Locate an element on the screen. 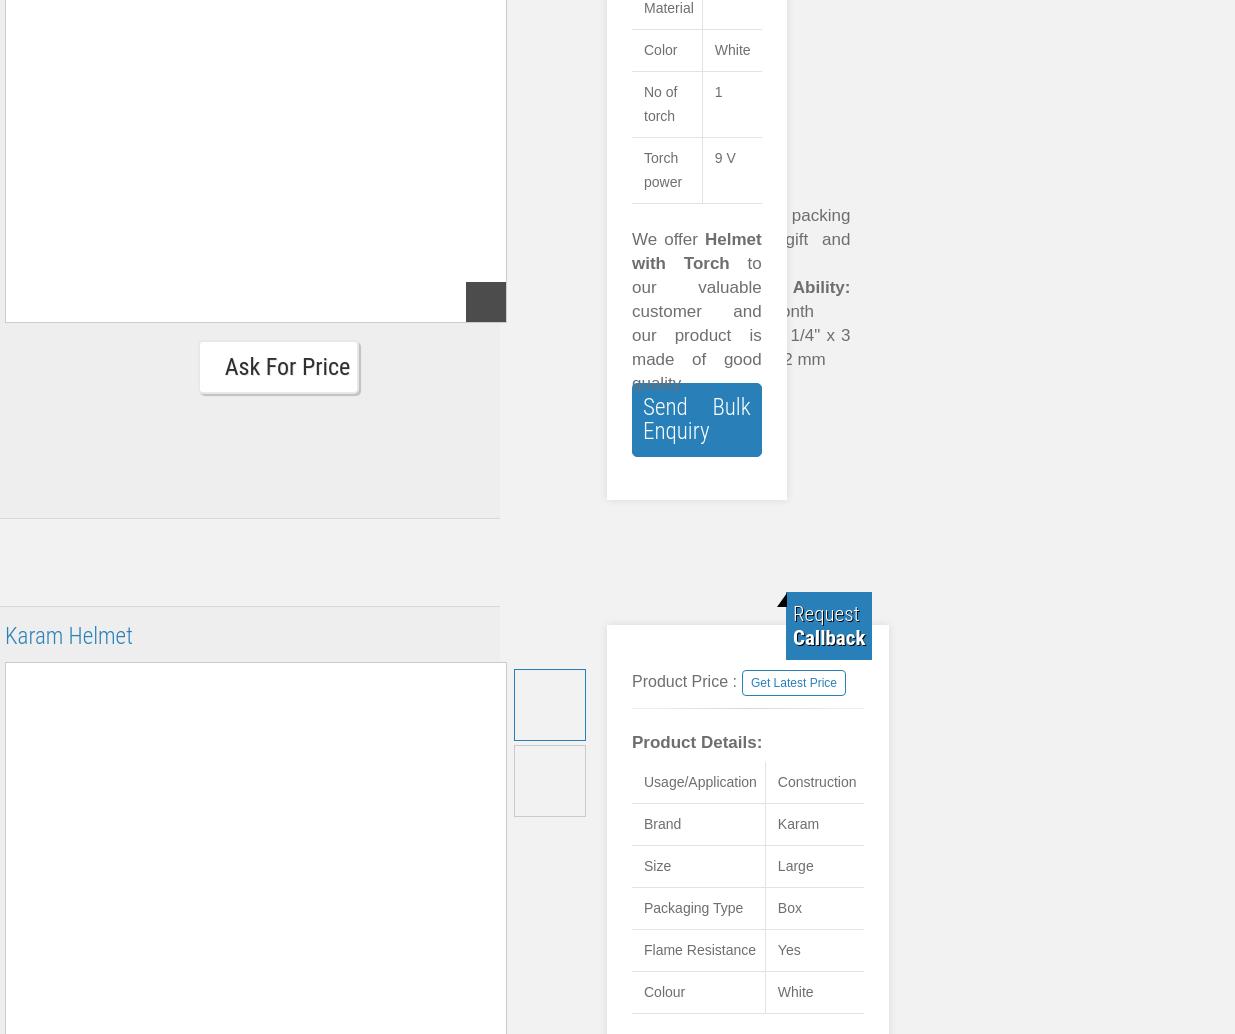  'Product Price :' is located at coordinates (631, 681).